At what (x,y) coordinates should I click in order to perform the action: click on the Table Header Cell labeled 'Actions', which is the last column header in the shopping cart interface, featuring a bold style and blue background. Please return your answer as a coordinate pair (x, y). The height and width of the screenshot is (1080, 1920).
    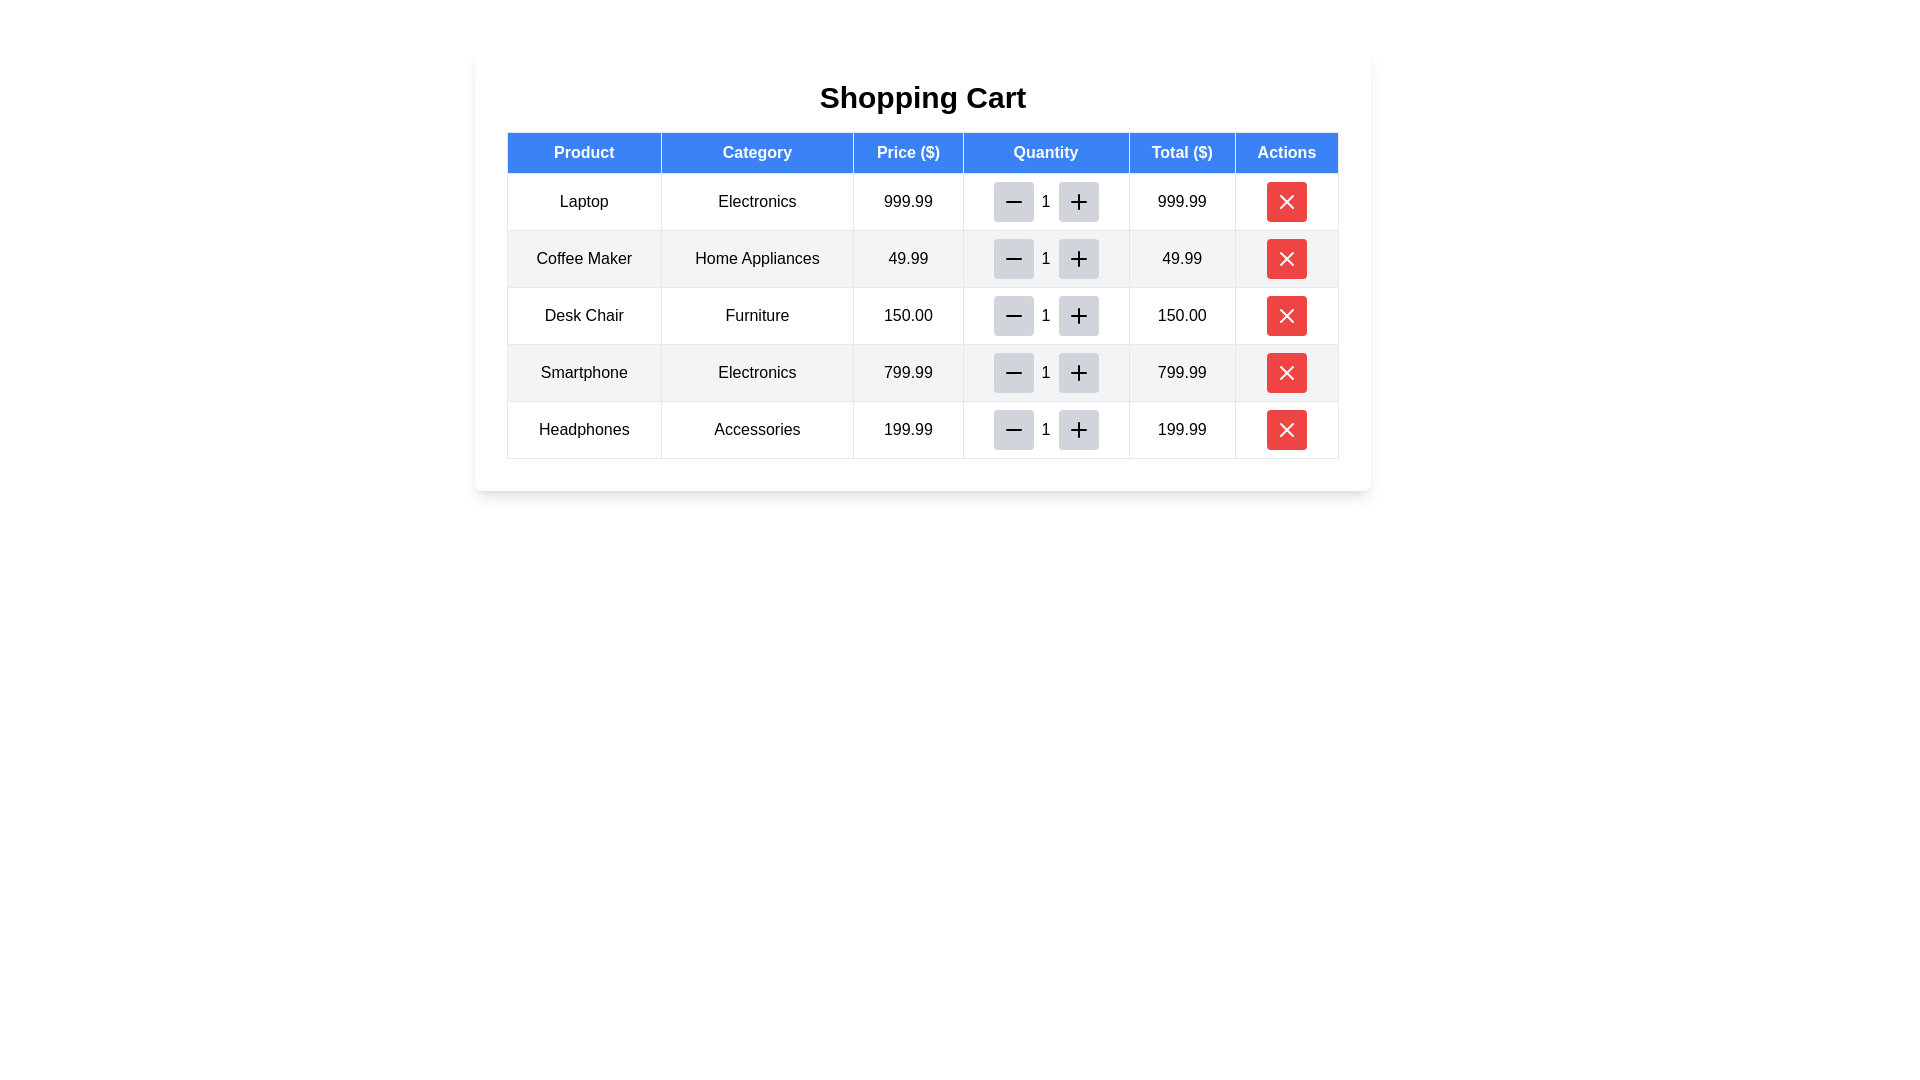
    Looking at the image, I should click on (1286, 152).